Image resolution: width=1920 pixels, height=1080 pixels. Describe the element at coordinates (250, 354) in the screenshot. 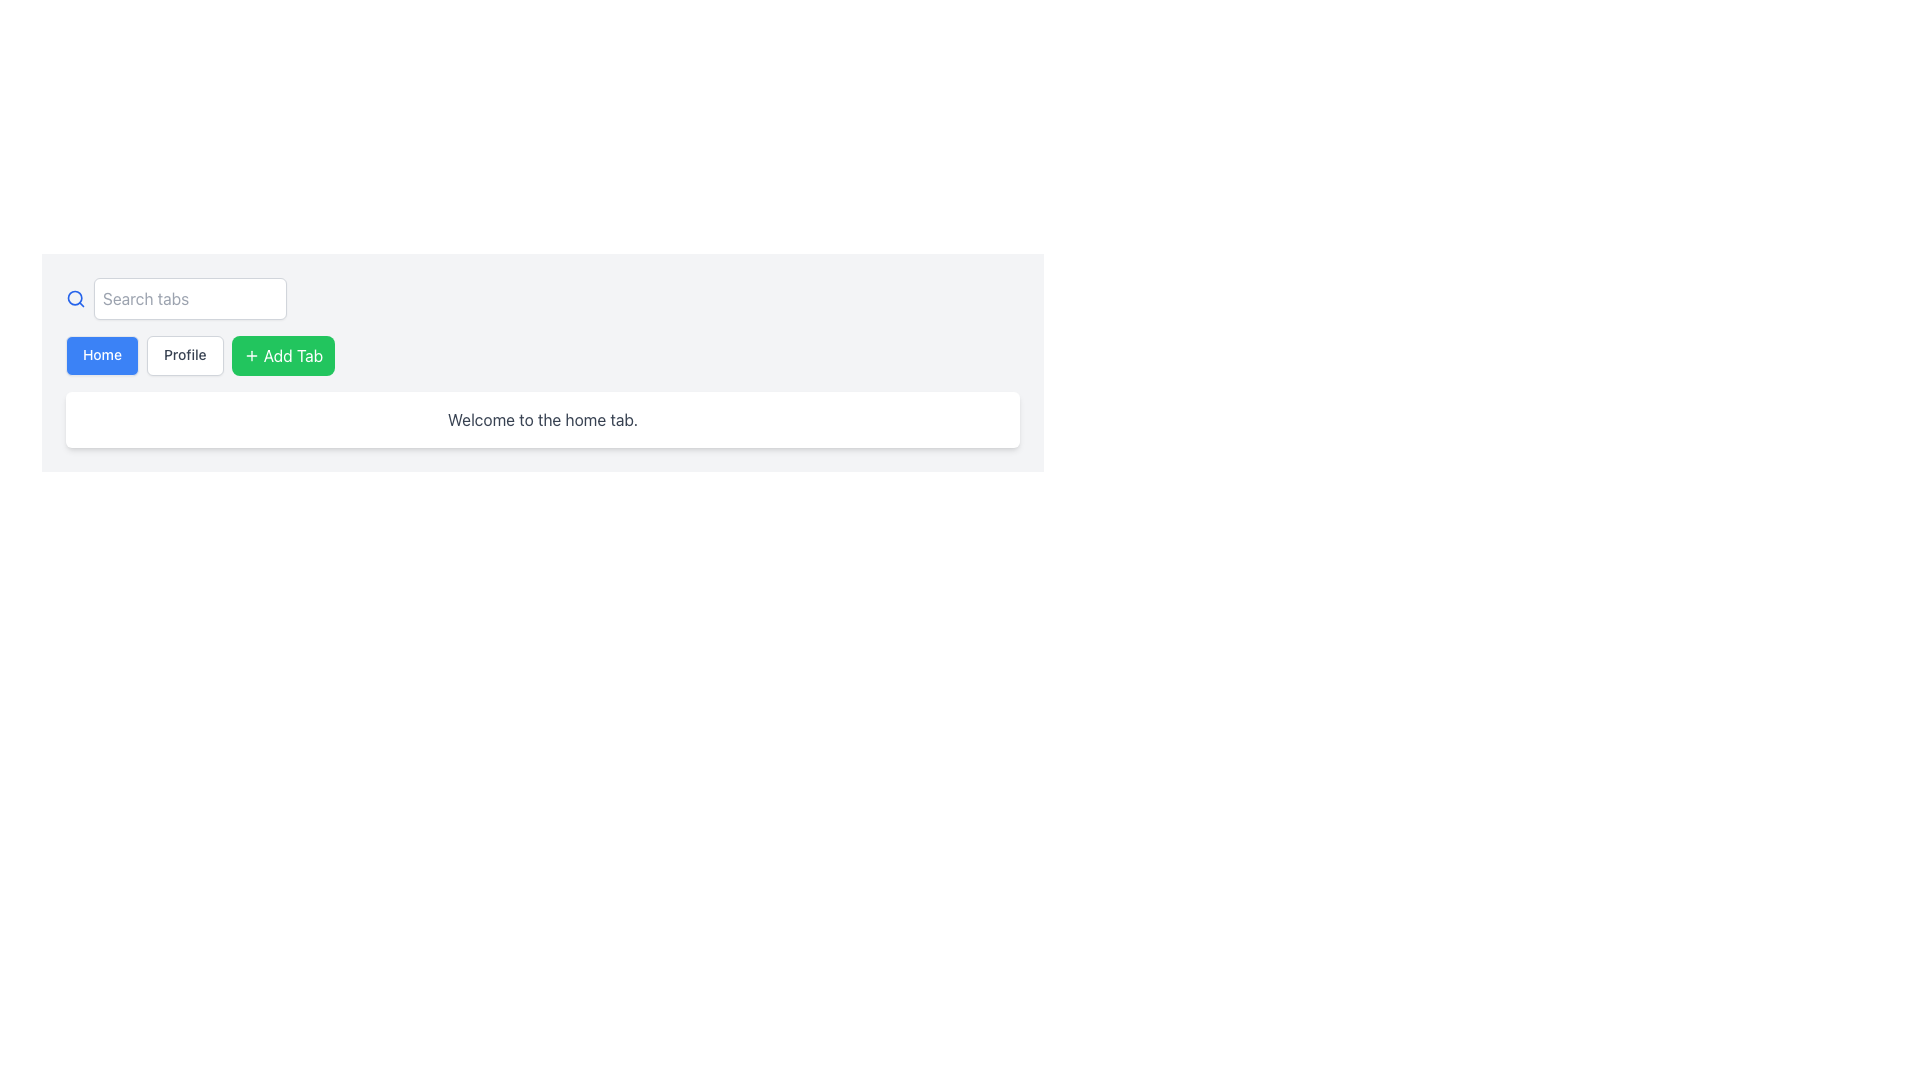

I see `the plus icon located inside the green 'Add Tab' button` at that location.